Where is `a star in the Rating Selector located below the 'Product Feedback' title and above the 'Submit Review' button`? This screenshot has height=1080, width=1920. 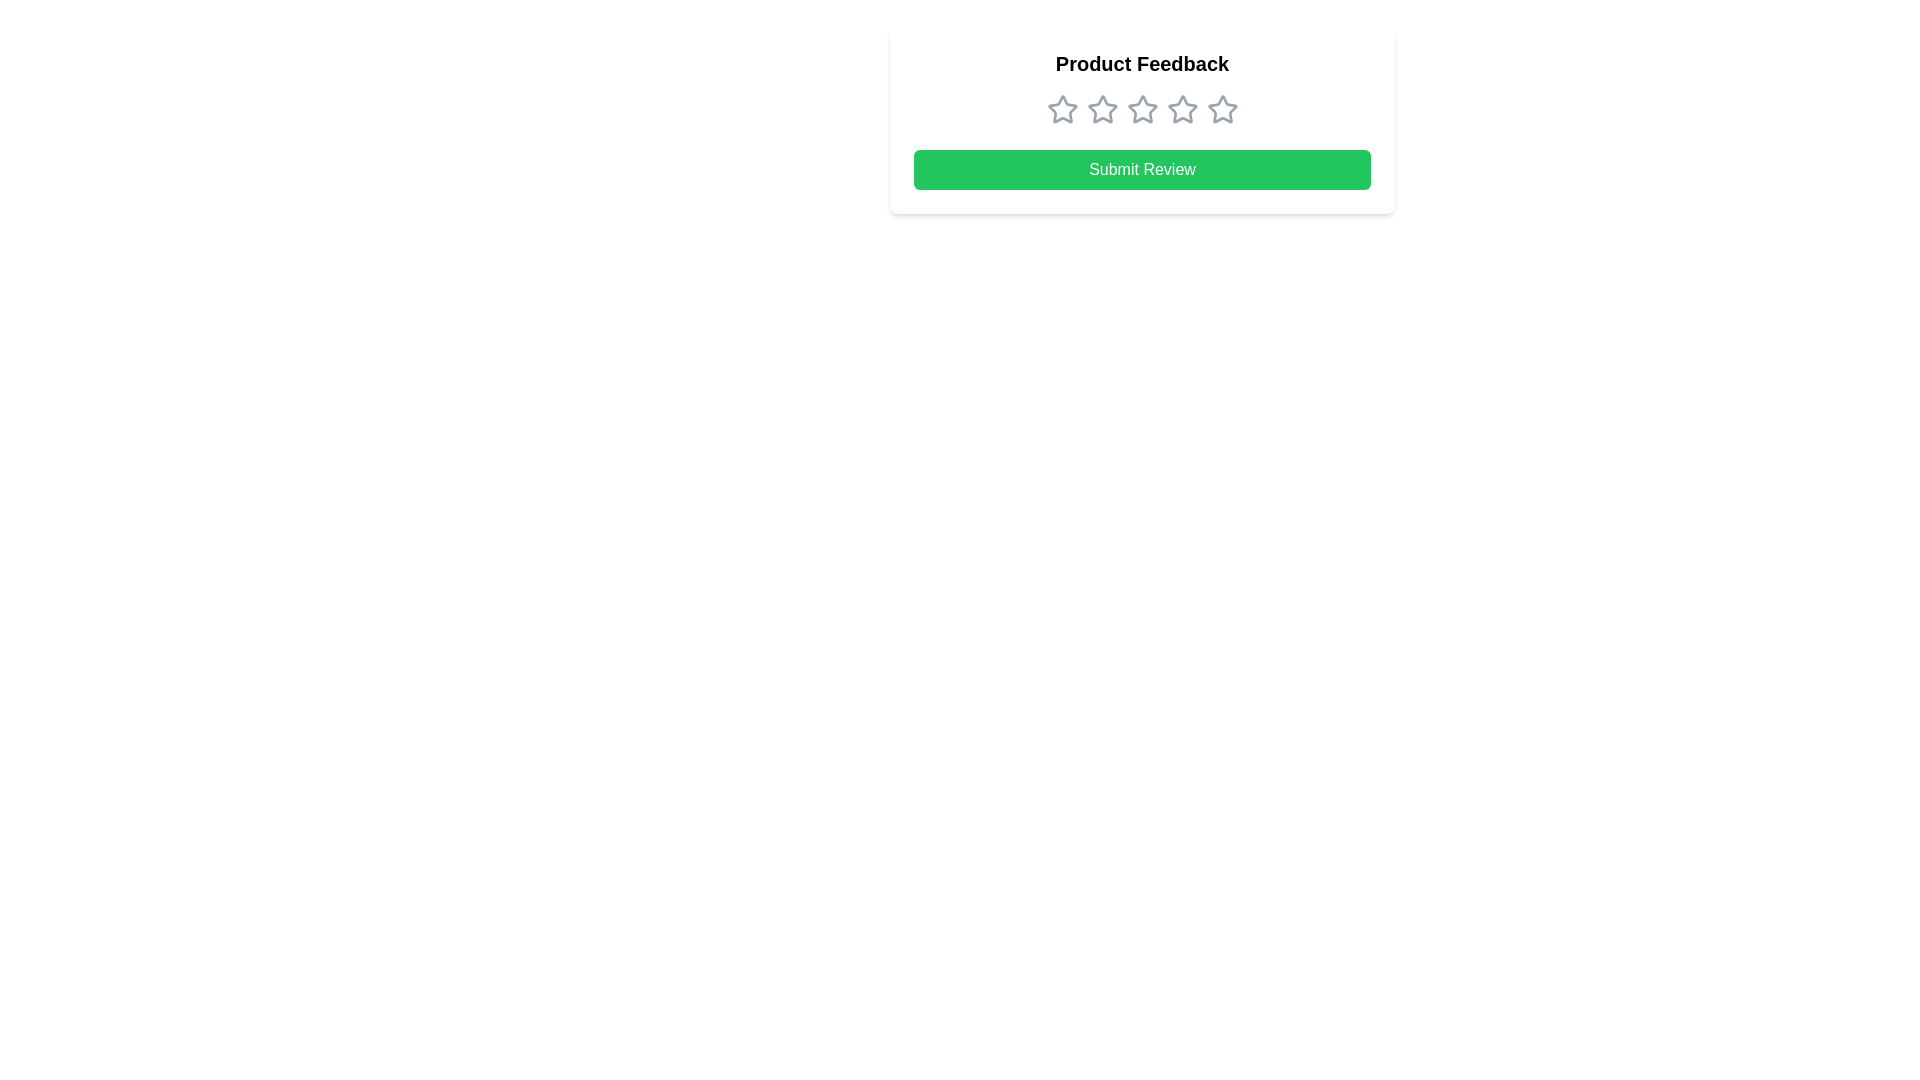 a star in the Rating Selector located below the 'Product Feedback' title and above the 'Submit Review' button is located at coordinates (1142, 110).